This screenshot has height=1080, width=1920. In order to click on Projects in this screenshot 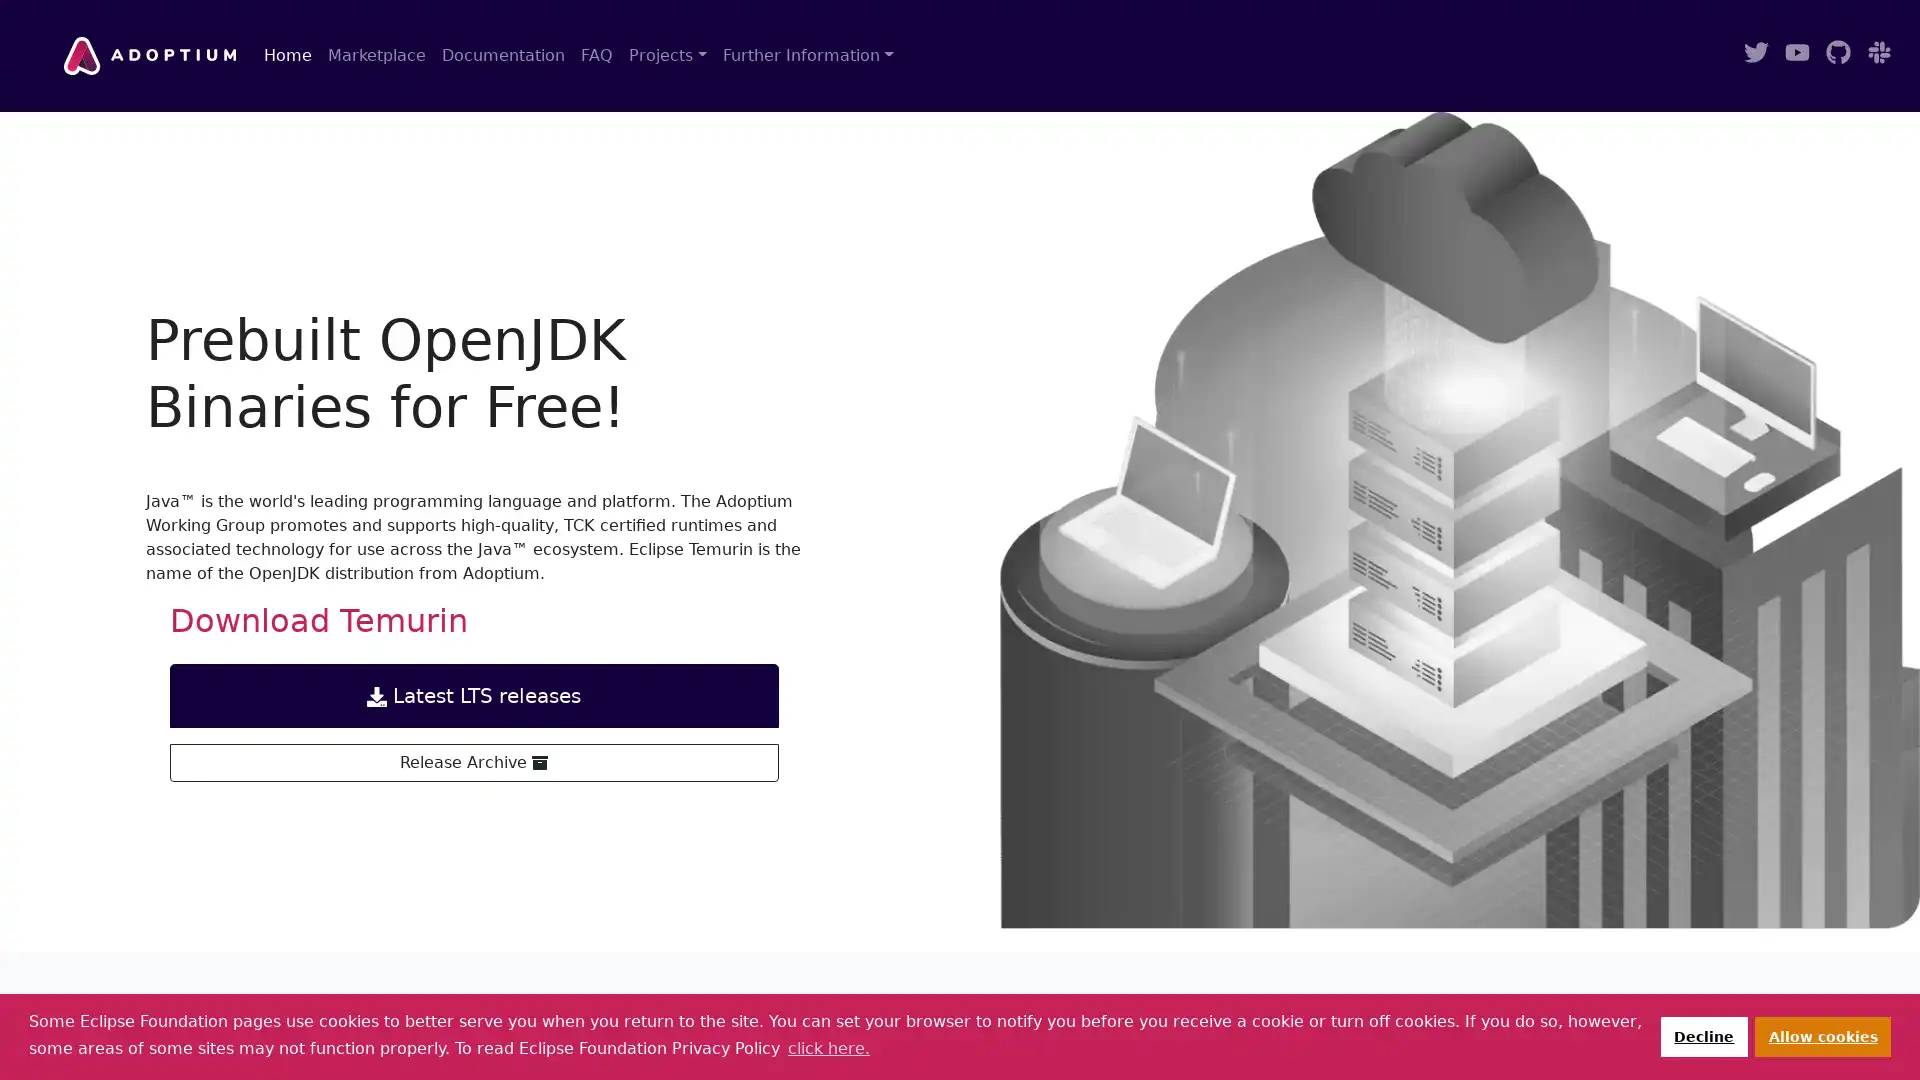, I will do `click(667, 55)`.